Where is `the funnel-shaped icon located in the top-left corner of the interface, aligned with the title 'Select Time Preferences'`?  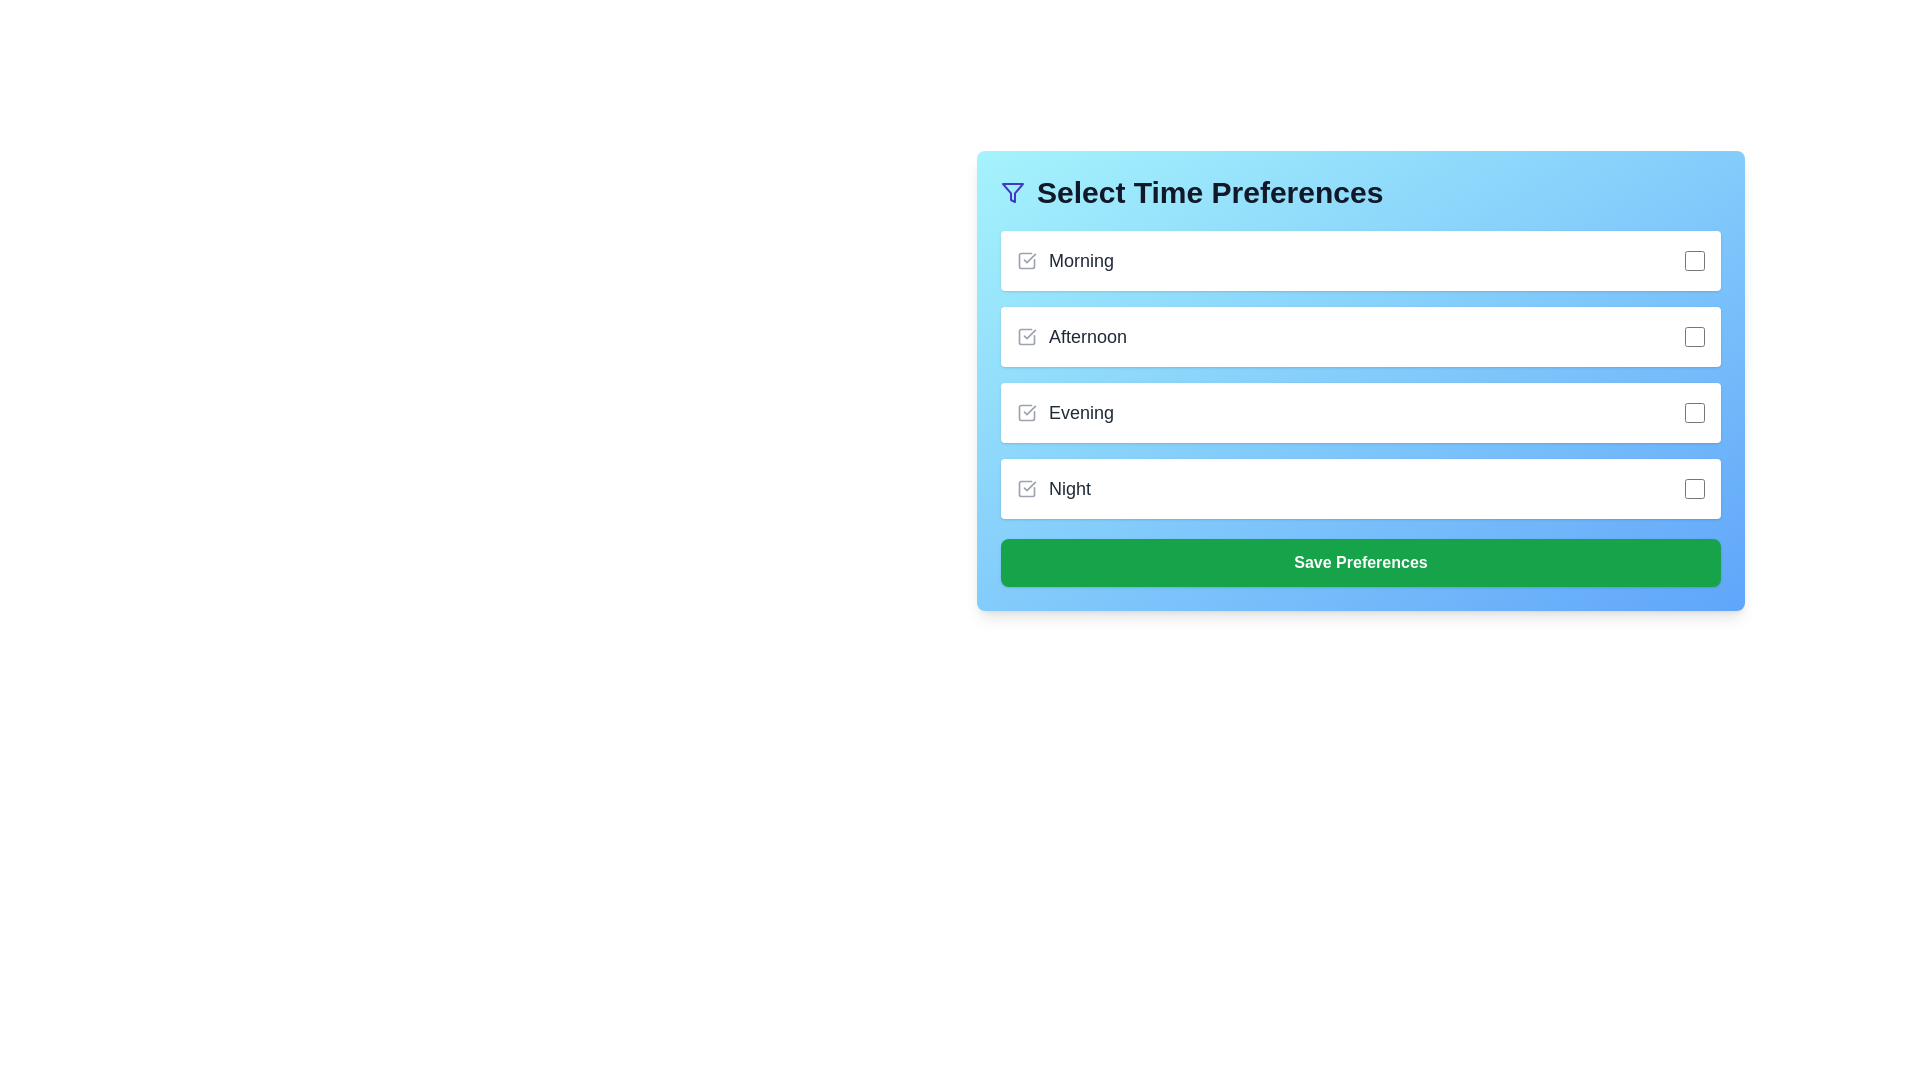
the funnel-shaped icon located in the top-left corner of the interface, aligned with the title 'Select Time Preferences' is located at coordinates (1012, 192).